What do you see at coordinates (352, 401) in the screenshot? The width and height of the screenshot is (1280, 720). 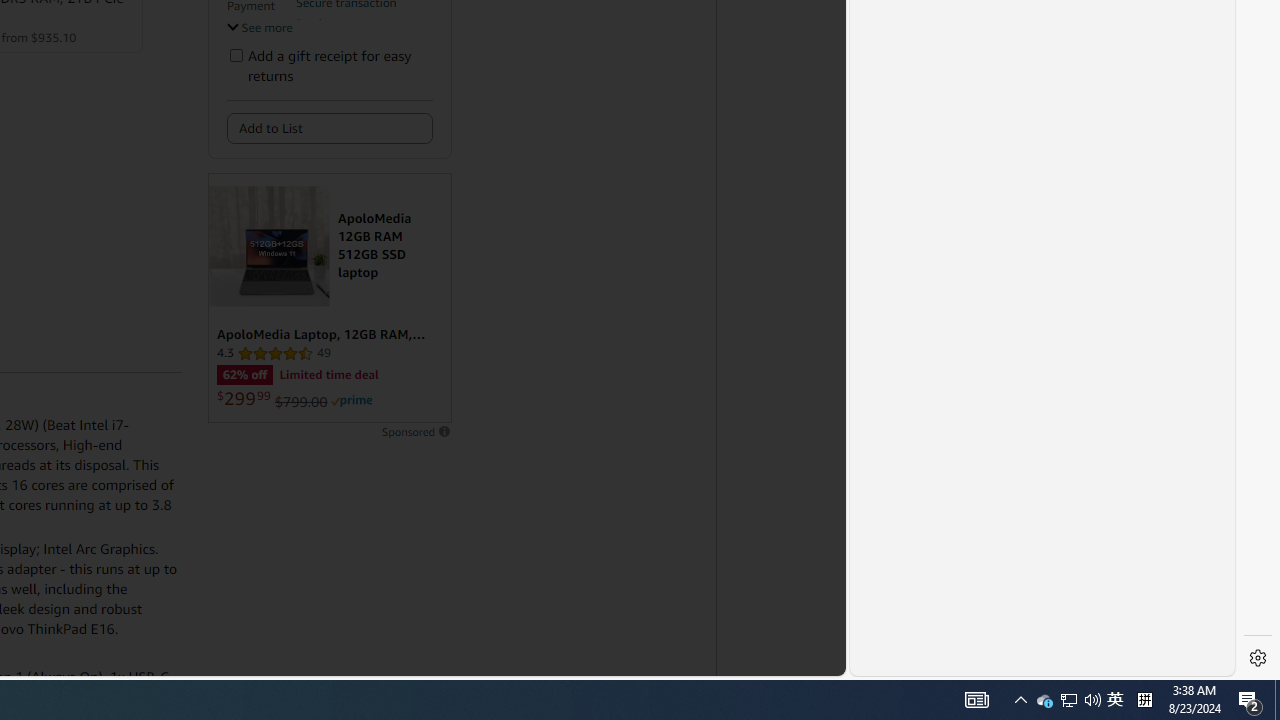 I see `'Prime'` at bounding box center [352, 401].